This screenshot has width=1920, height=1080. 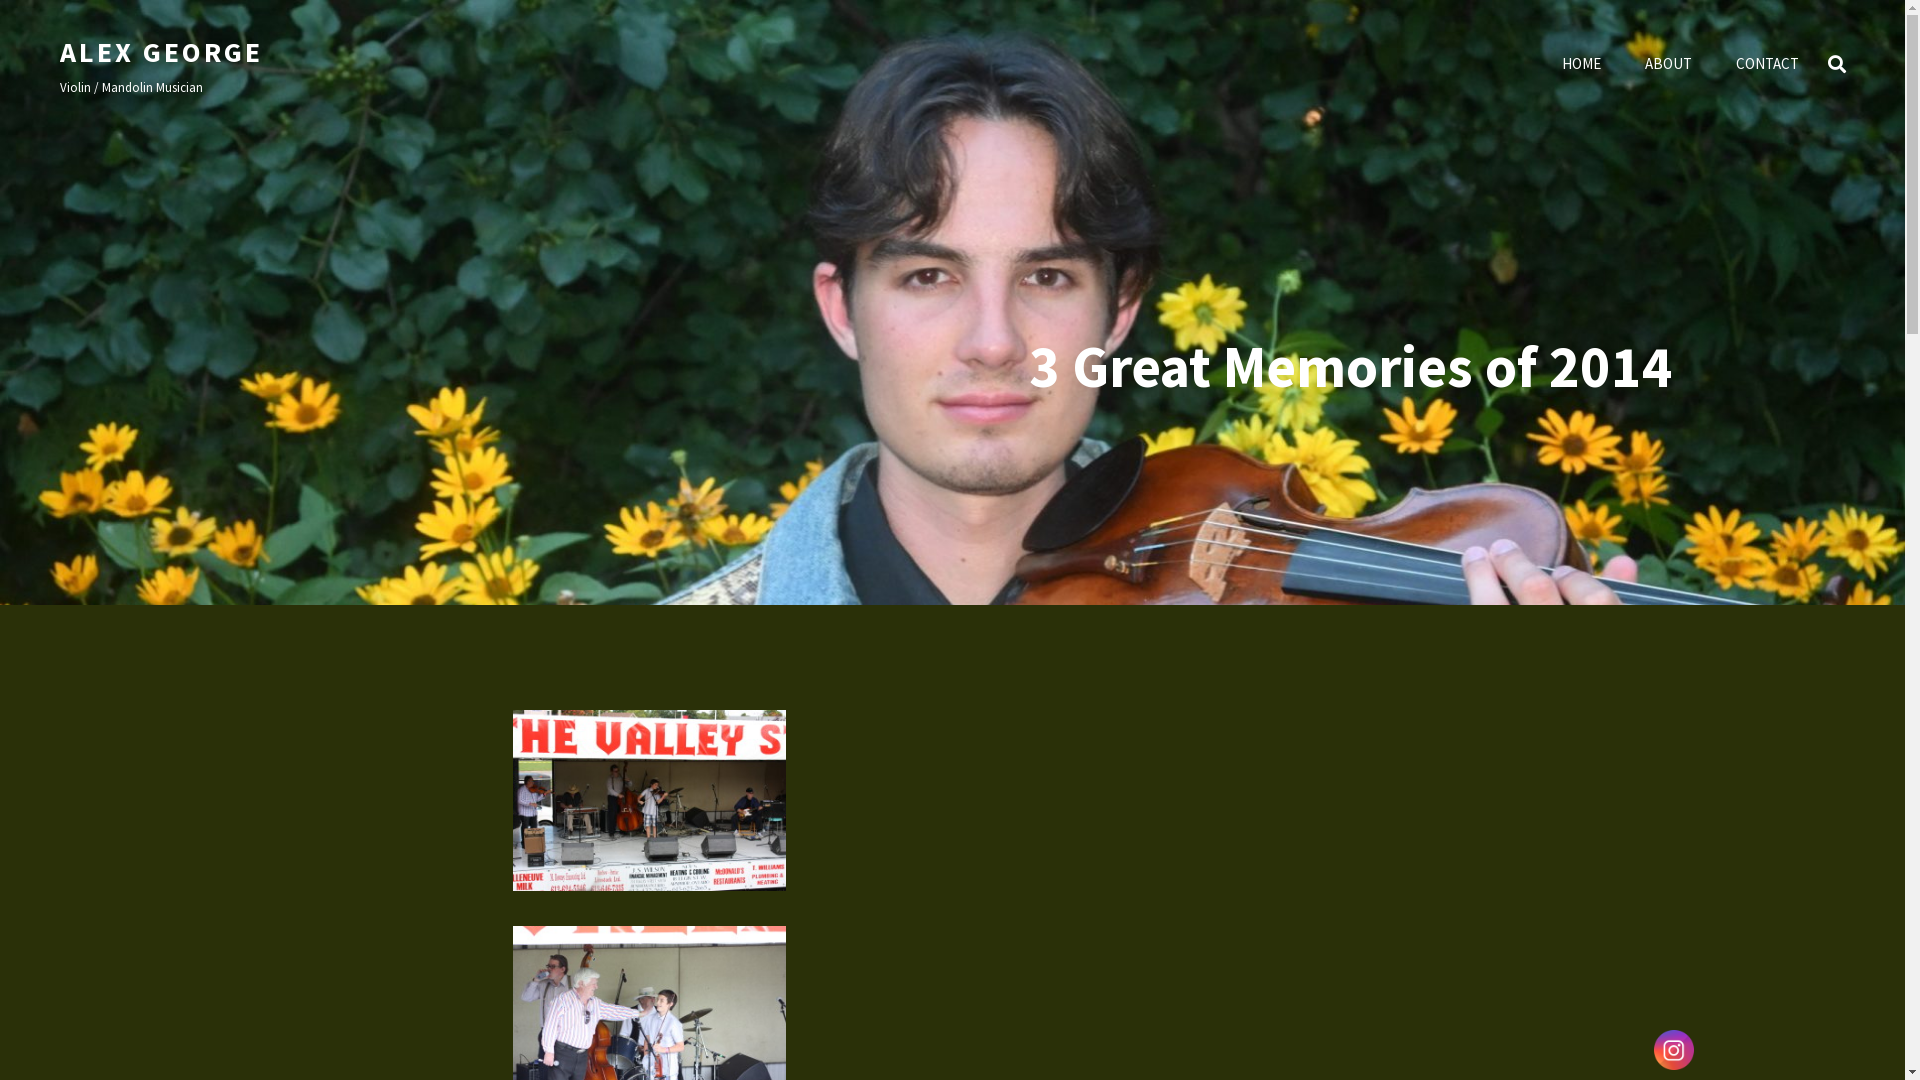 What do you see at coordinates (1668, 63) in the screenshot?
I see `'ABOUT'` at bounding box center [1668, 63].